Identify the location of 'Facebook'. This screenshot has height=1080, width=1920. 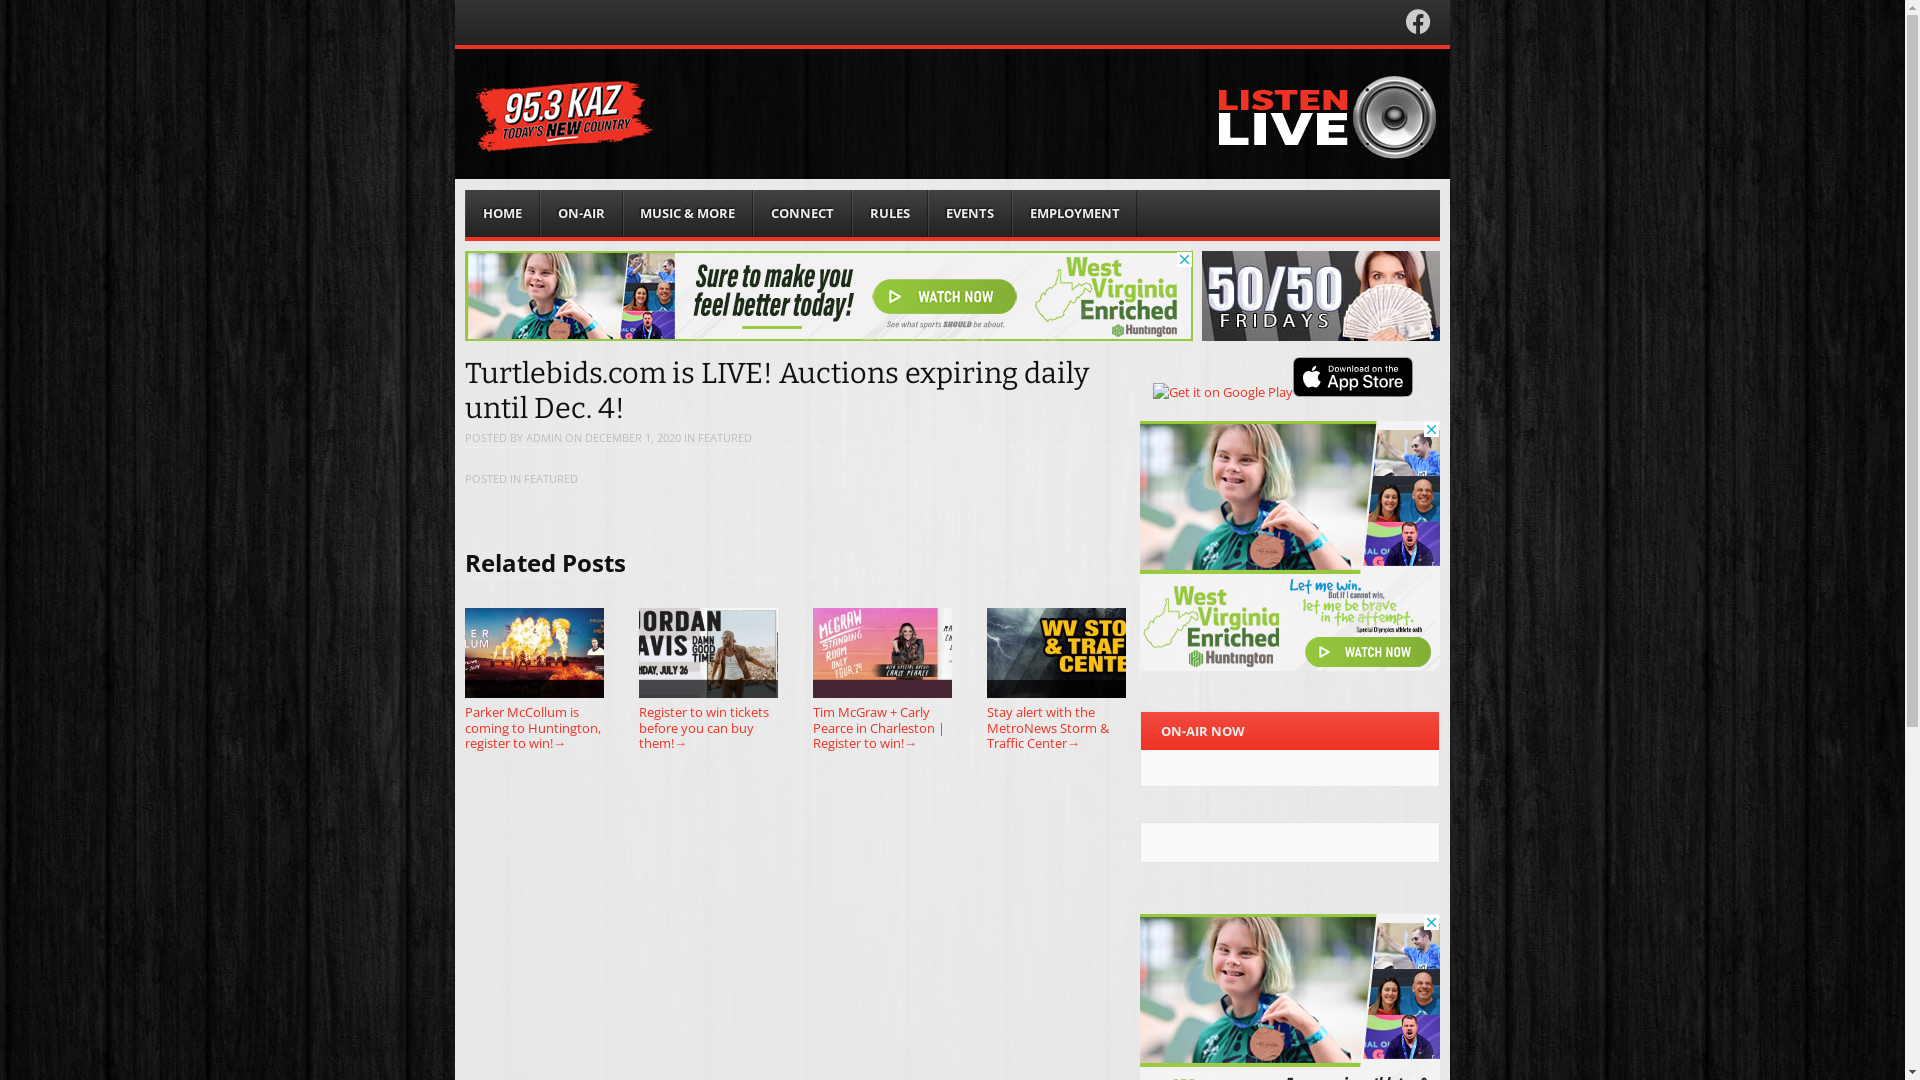
(1405, 26).